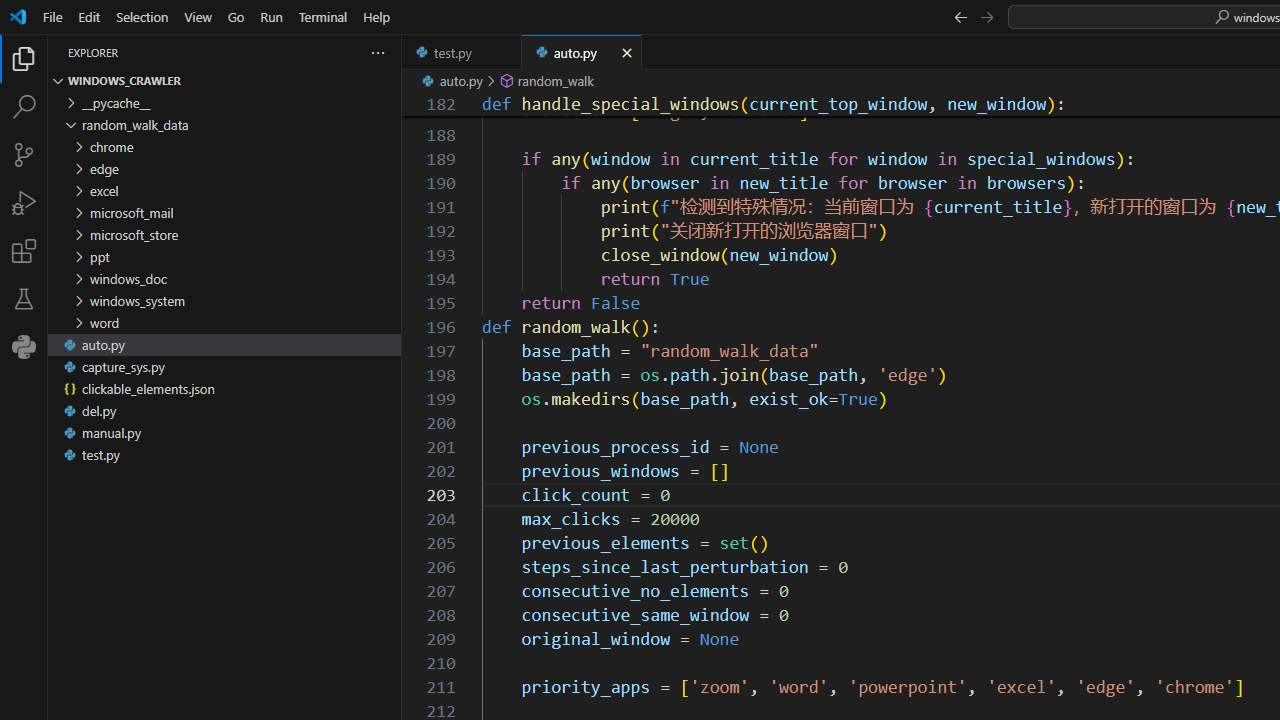  I want to click on 'Explorer (Ctrl+Shift+E)', so click(24, 58).